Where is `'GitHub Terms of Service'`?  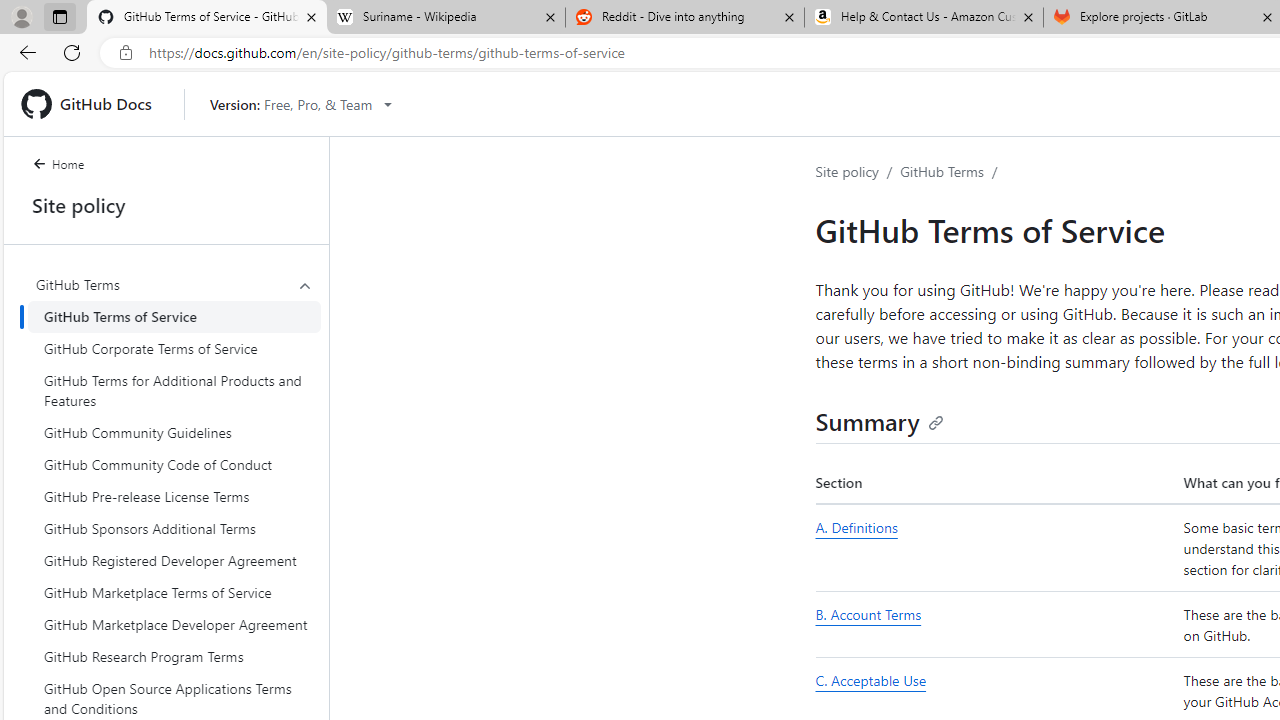 'GitHub Terms of Service' is located at coordinates (174, 315).